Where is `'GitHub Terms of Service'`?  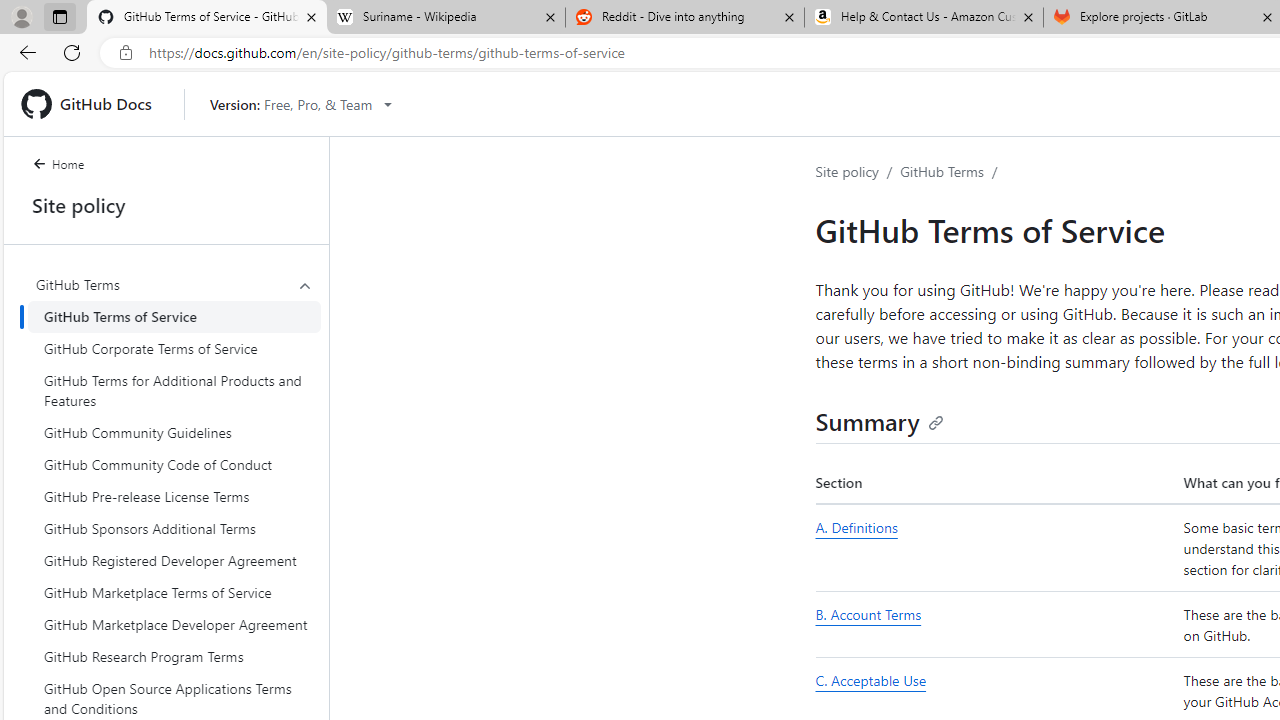 'GitHub Terms of Service' is located at coordinates (174, 315).